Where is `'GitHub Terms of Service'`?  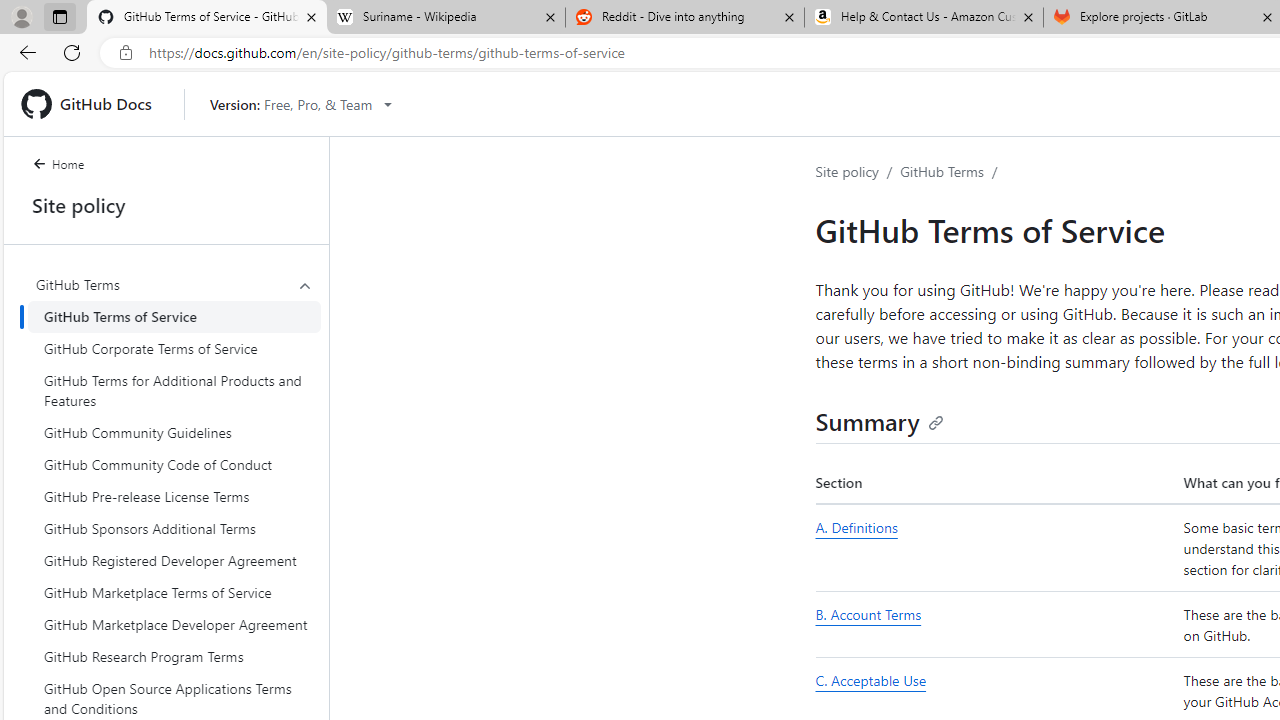 'GitHub Terms of Service' is located at coordinates (174, 315).